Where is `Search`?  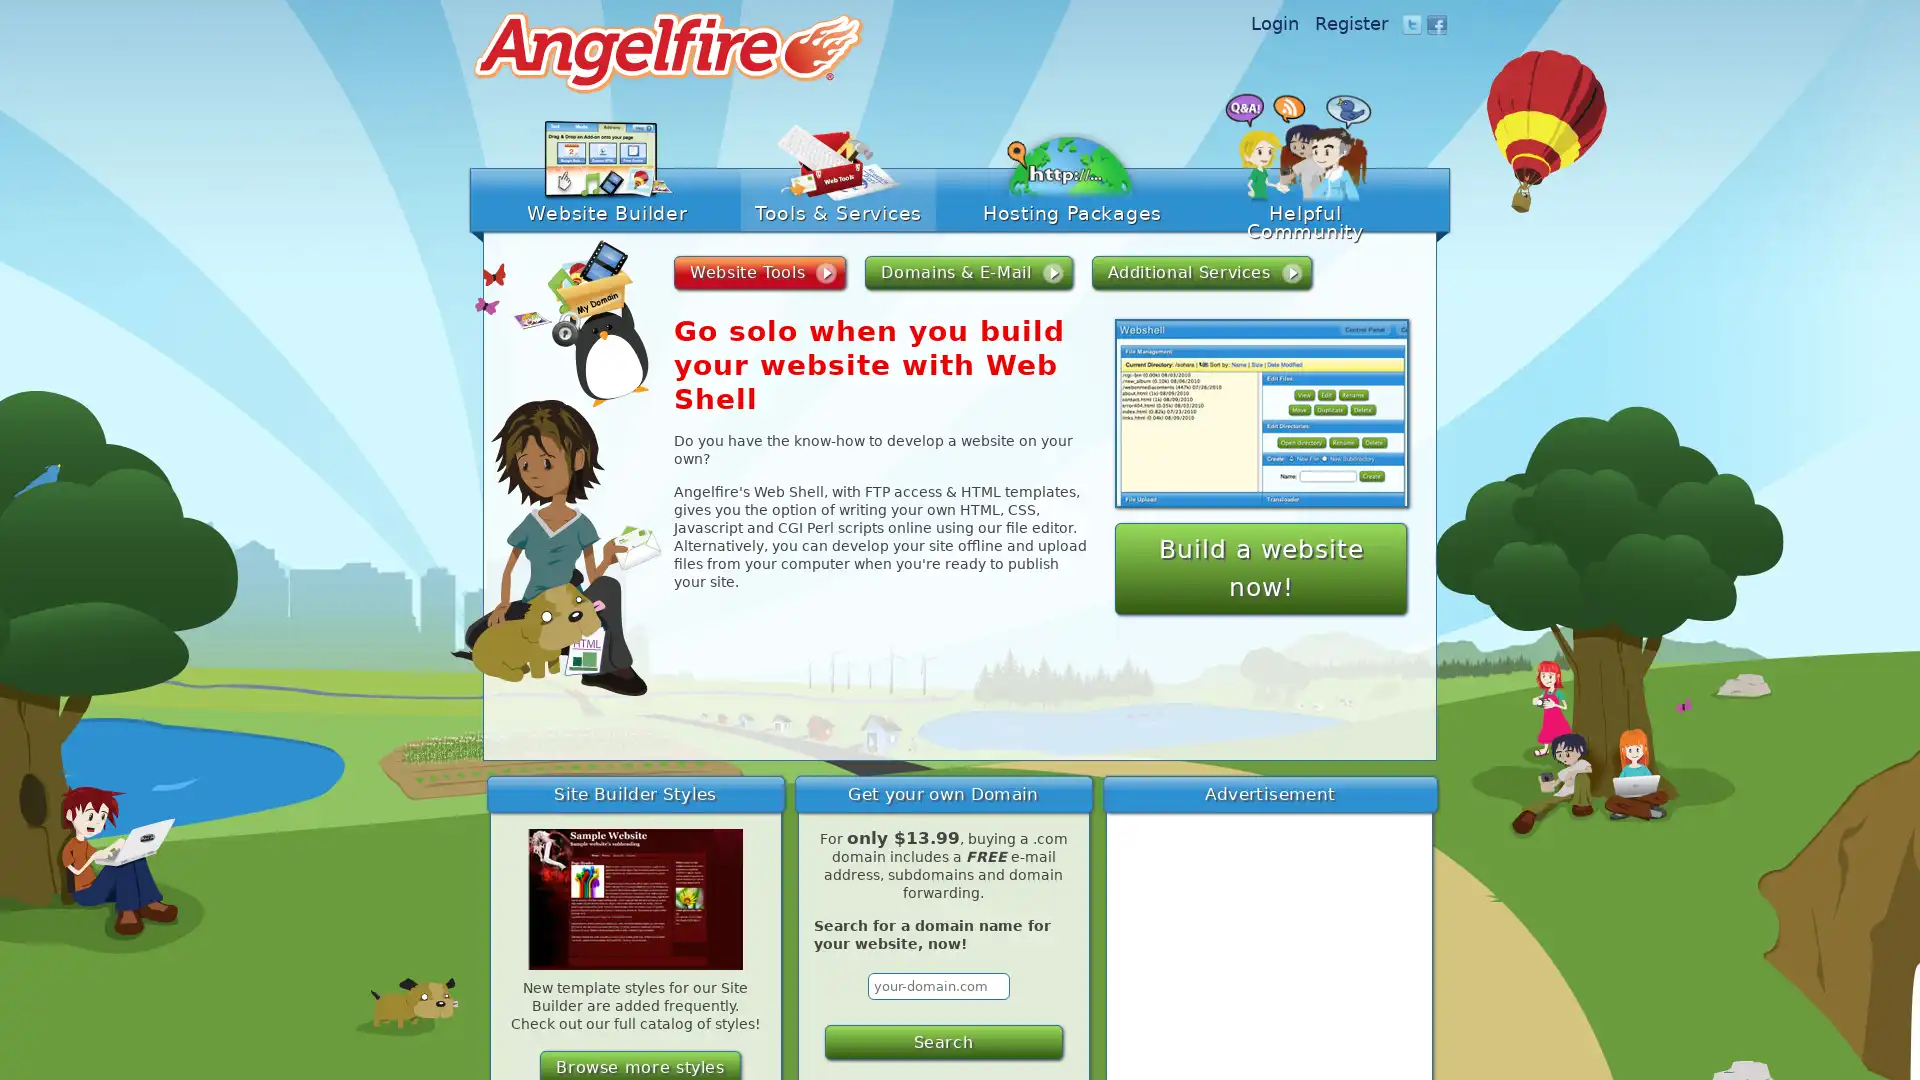 Search is located at coordinates (941, 1041).